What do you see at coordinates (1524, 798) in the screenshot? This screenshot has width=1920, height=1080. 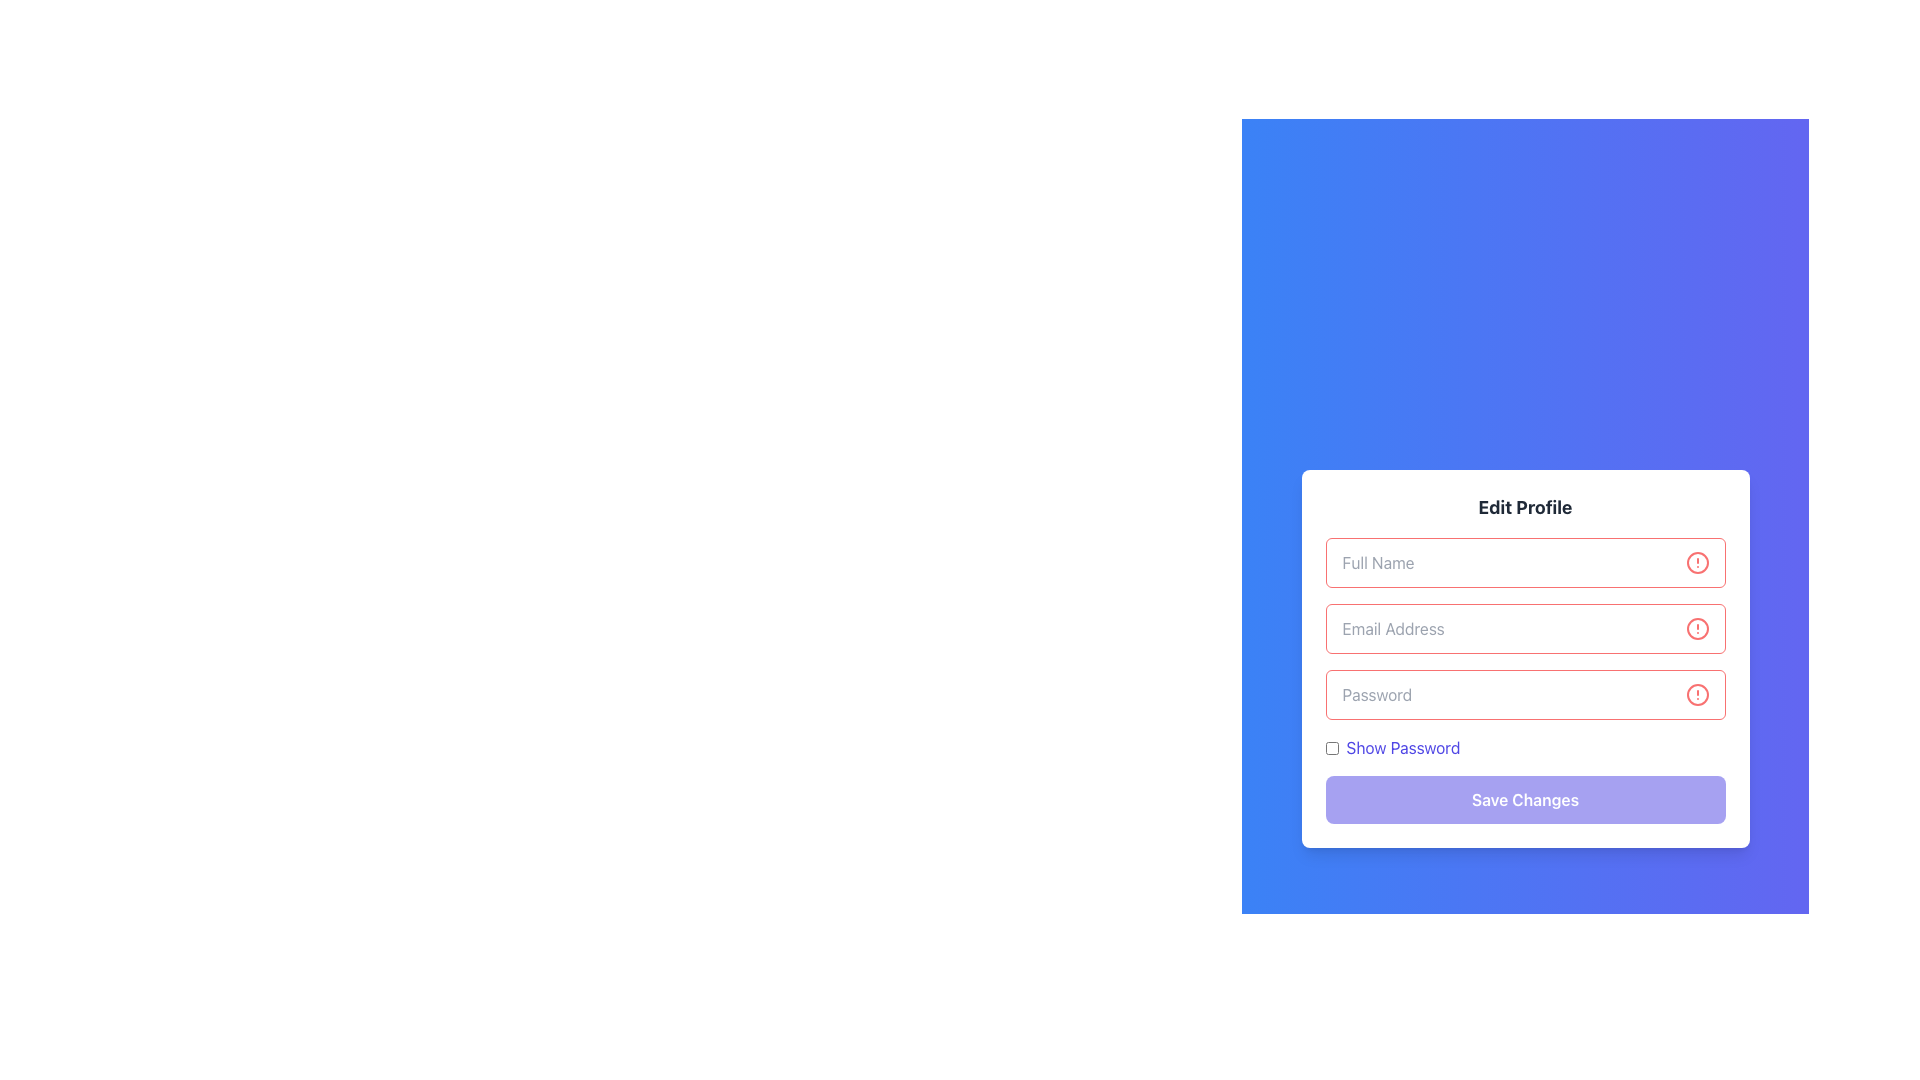 I see `the 'Save Changes' button, which has a purple background and white bold text, located at the bottom of the form layout` at bounding box center [1524, 798].